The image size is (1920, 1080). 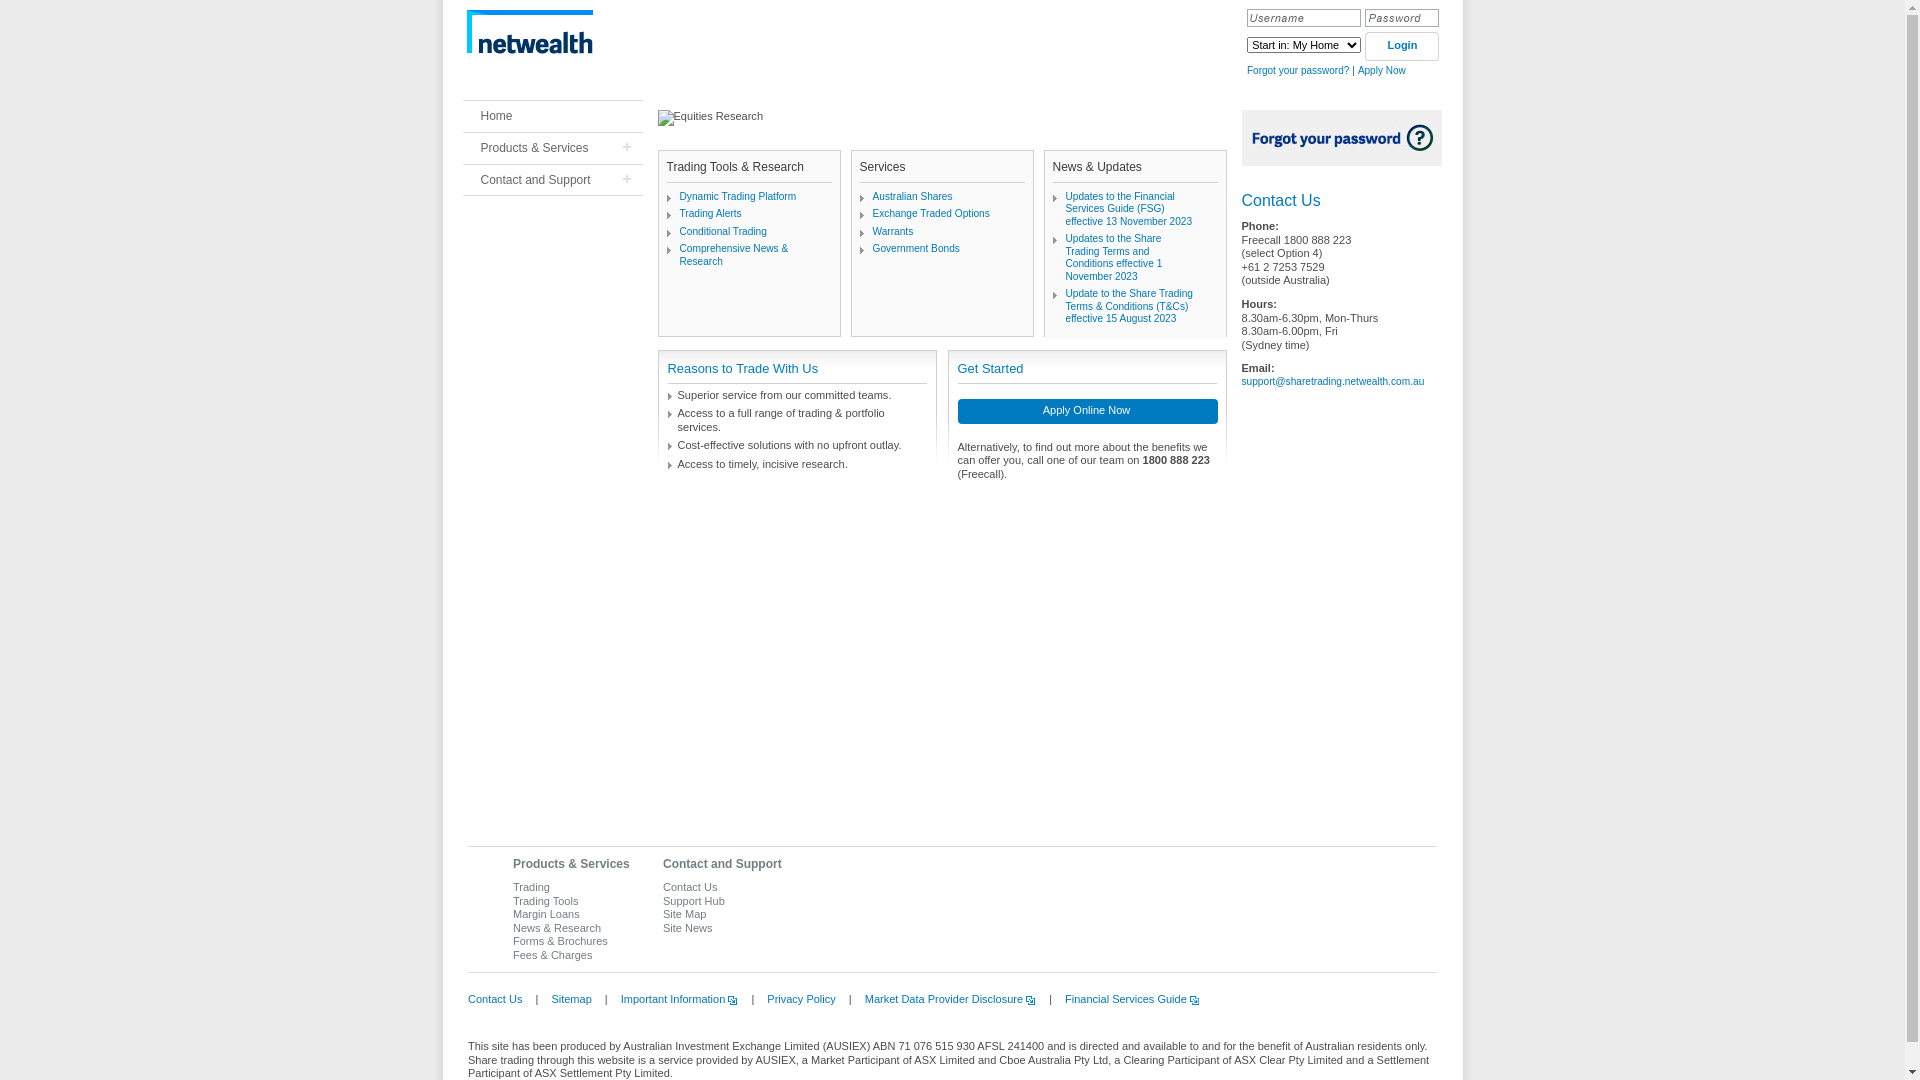 I want to click on 'Trading', so click(x=513, y=886).